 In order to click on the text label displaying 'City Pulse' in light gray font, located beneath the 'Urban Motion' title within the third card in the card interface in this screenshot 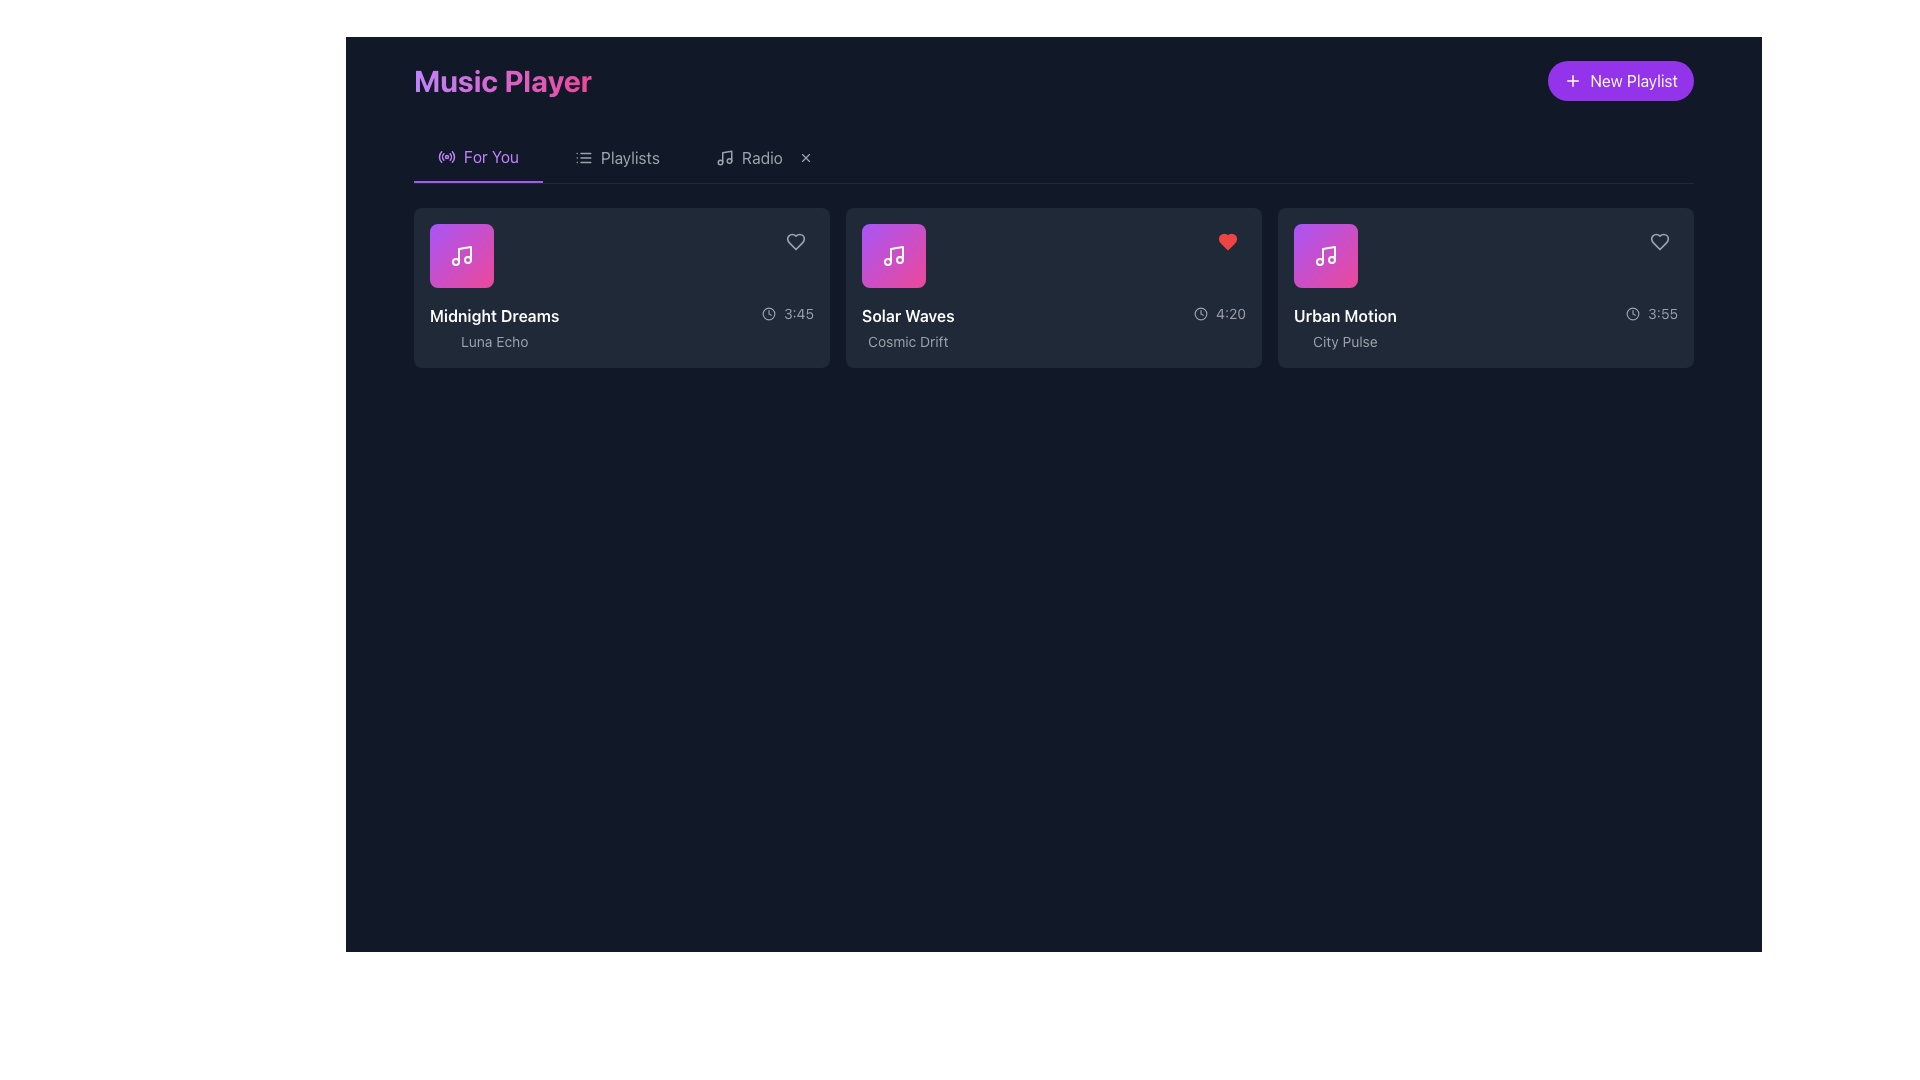, I will do `click(1345, 341)`.